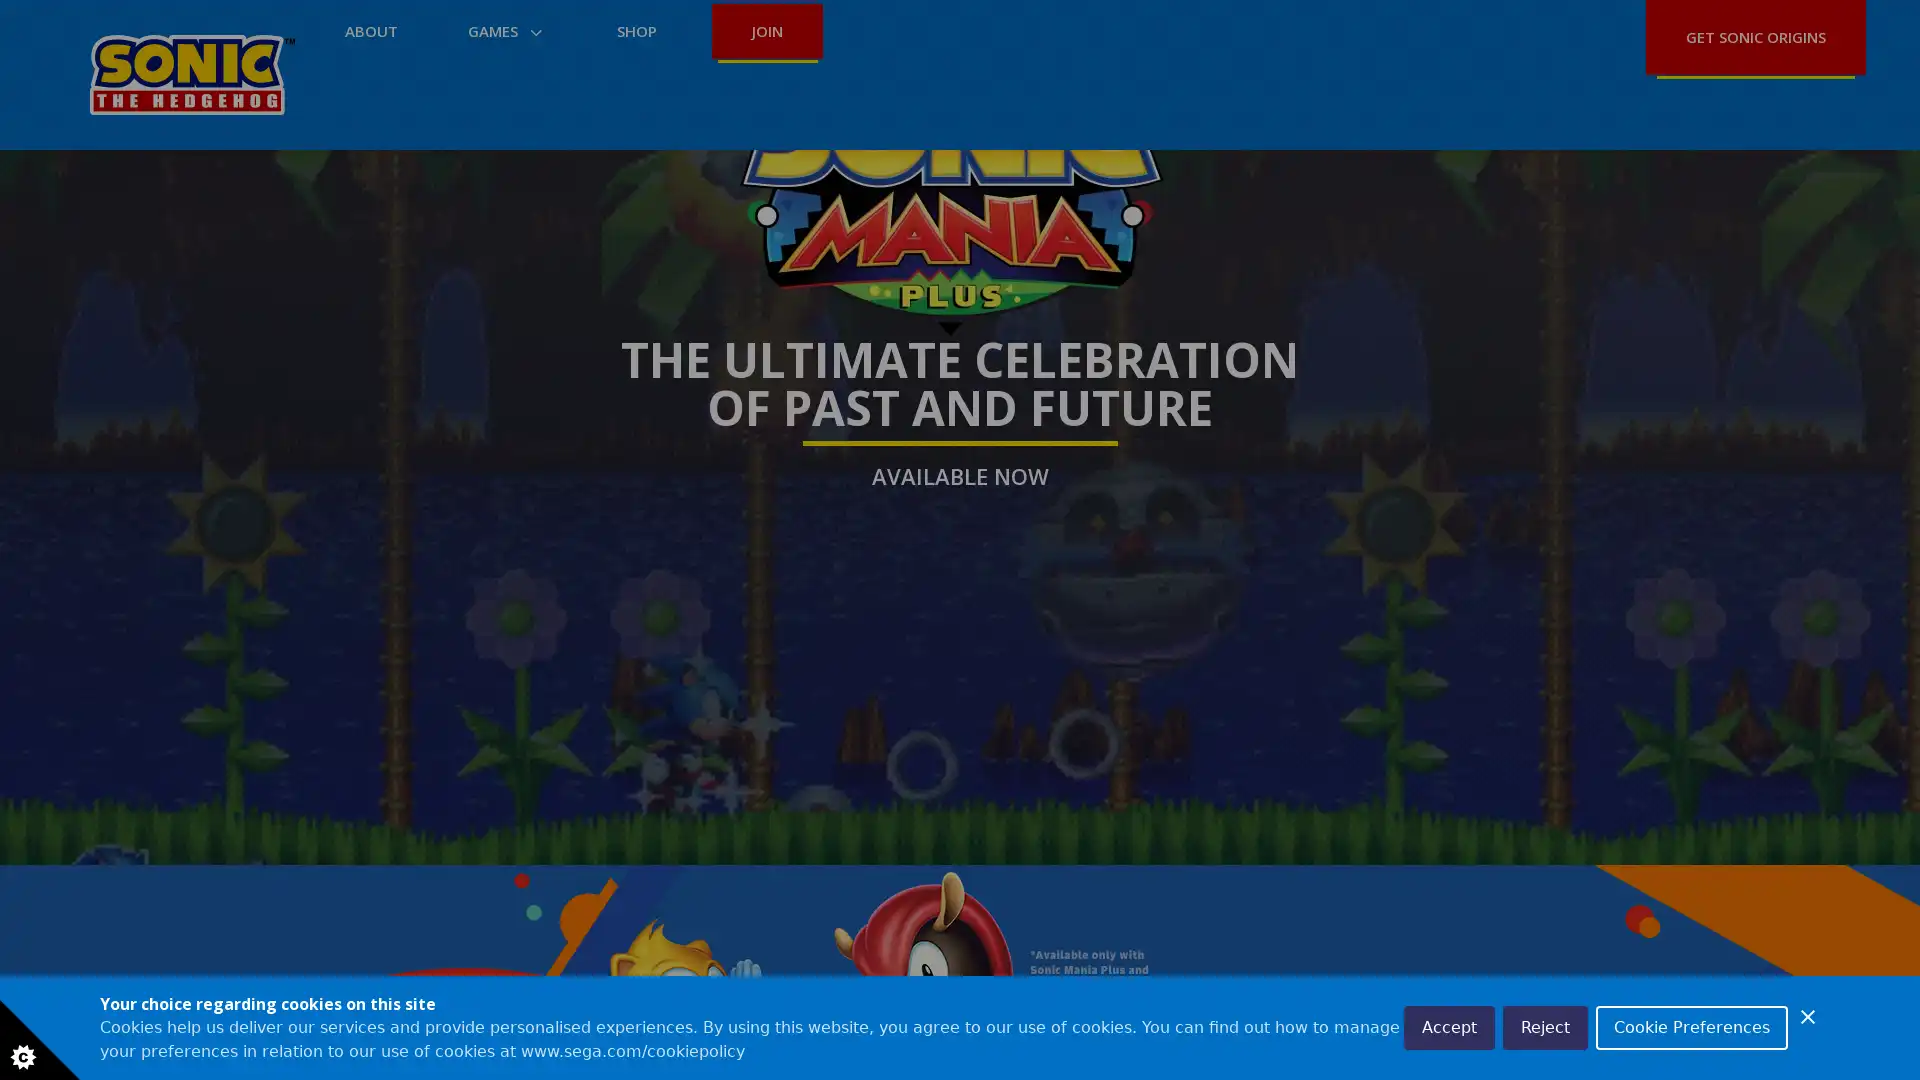 This screenshot has width=1920, height=1080. I want to click on Accept, so click(1449, 1028).